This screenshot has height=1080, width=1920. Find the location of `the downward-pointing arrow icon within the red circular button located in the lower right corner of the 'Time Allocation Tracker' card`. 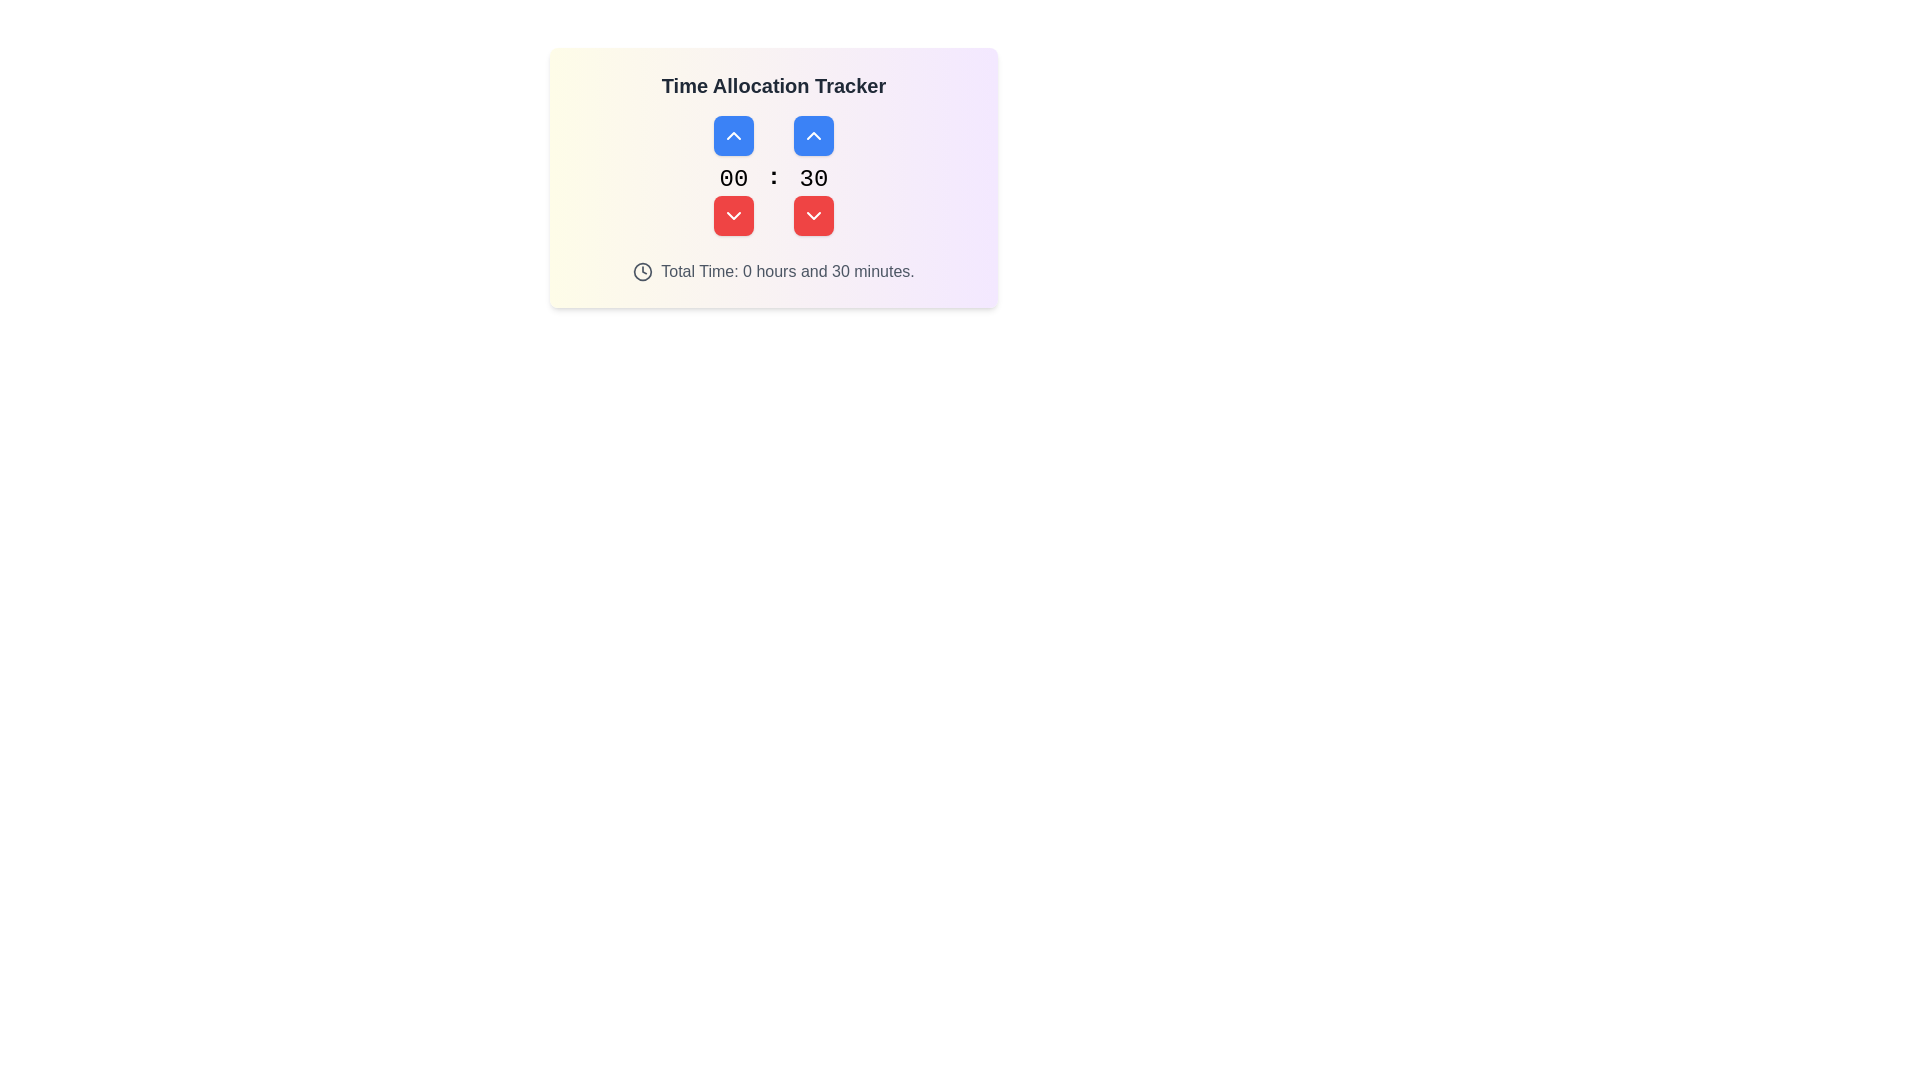

the downward-pointing arrow icon within the red circular button located in the lower right corner of the 'Time Allocation Tracker' card is located at coordinates (814, 216).